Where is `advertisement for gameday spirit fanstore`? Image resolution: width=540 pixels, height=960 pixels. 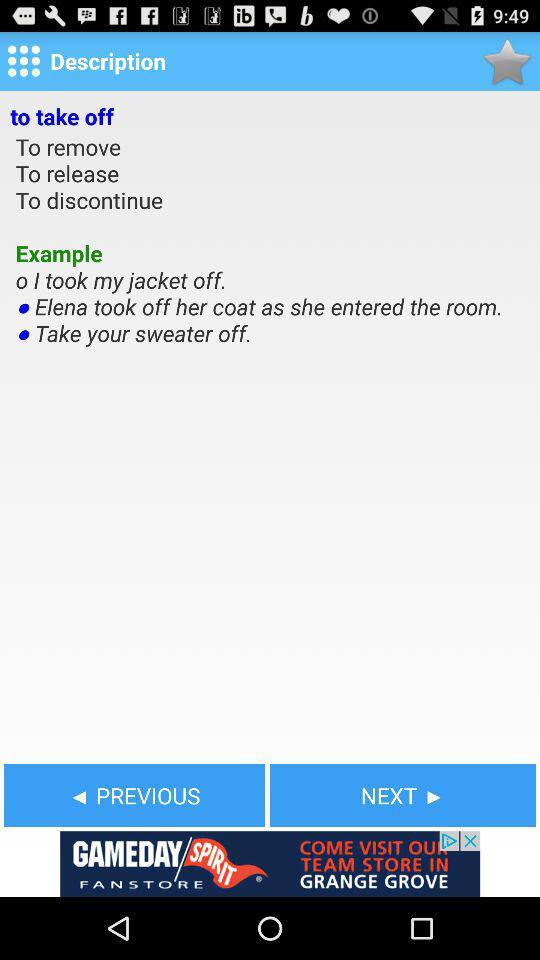 advertisement for gameday spirit fanstore is located at coordinates (270, 863).